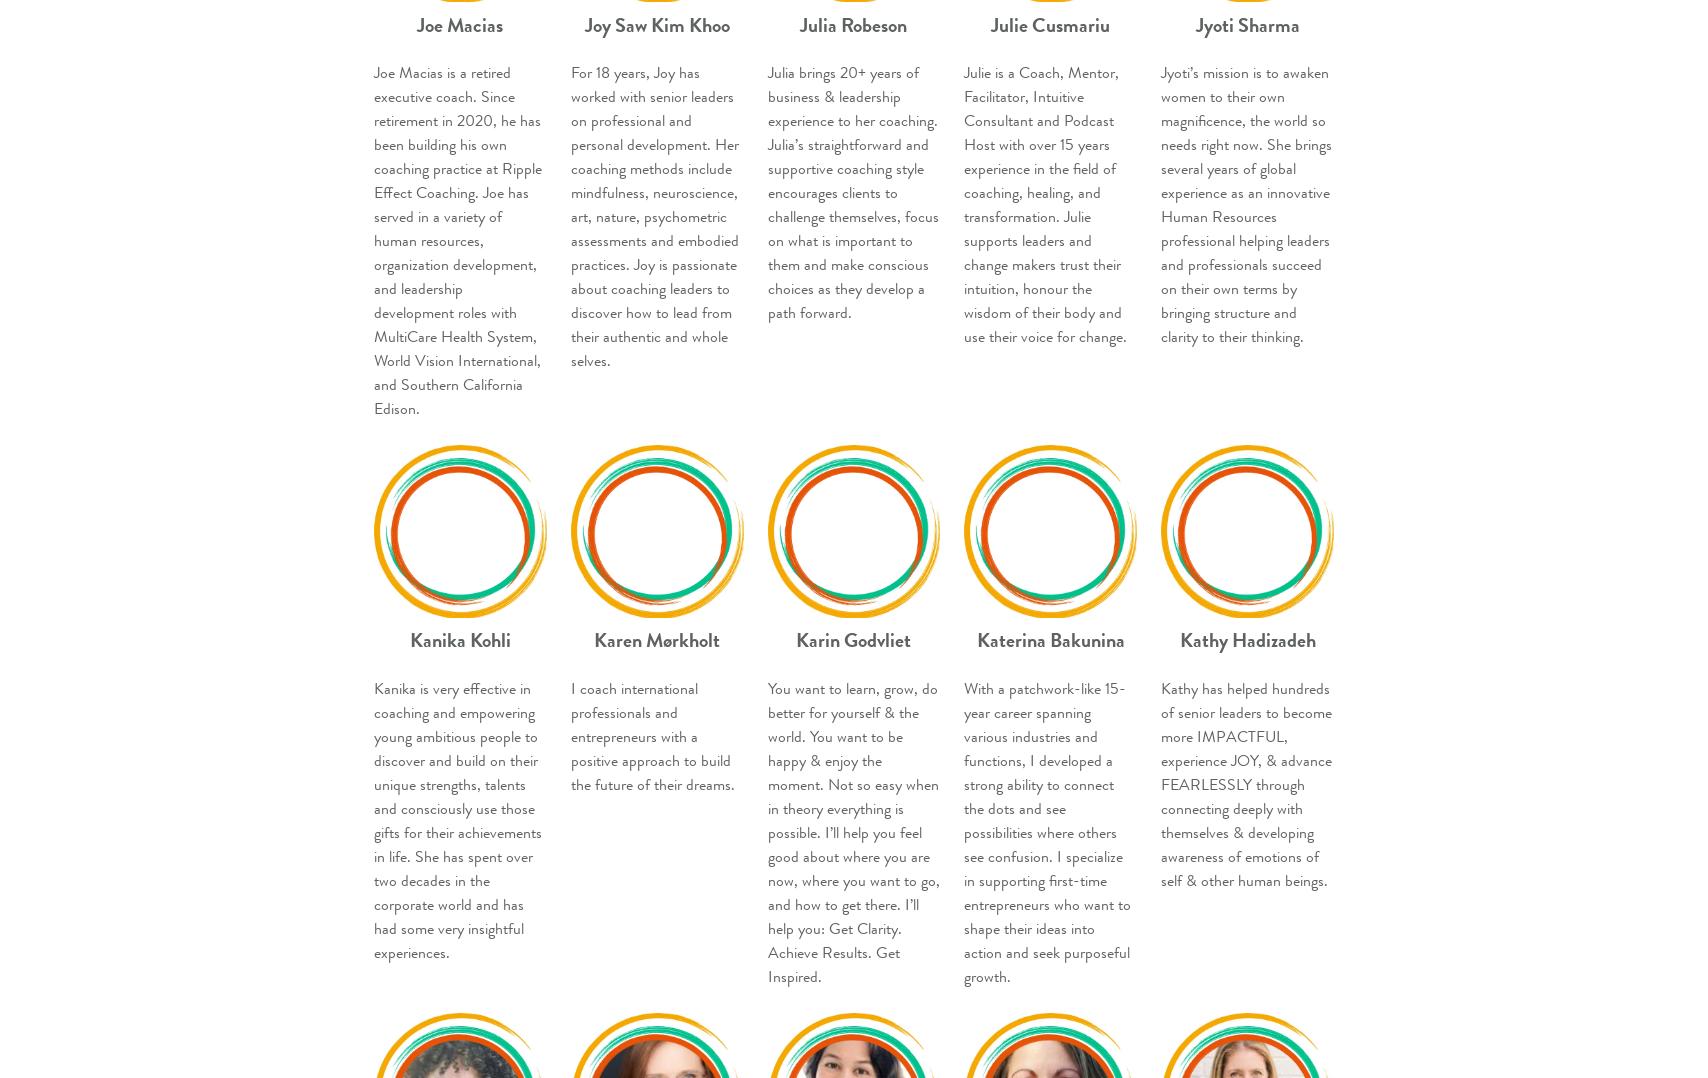 The image size is (1708, 1078). What do you see at coordinates (656, 23) in the screenshot?
I see `'Joy Saw Kim Khoo'` at bounding box center [656, 23].